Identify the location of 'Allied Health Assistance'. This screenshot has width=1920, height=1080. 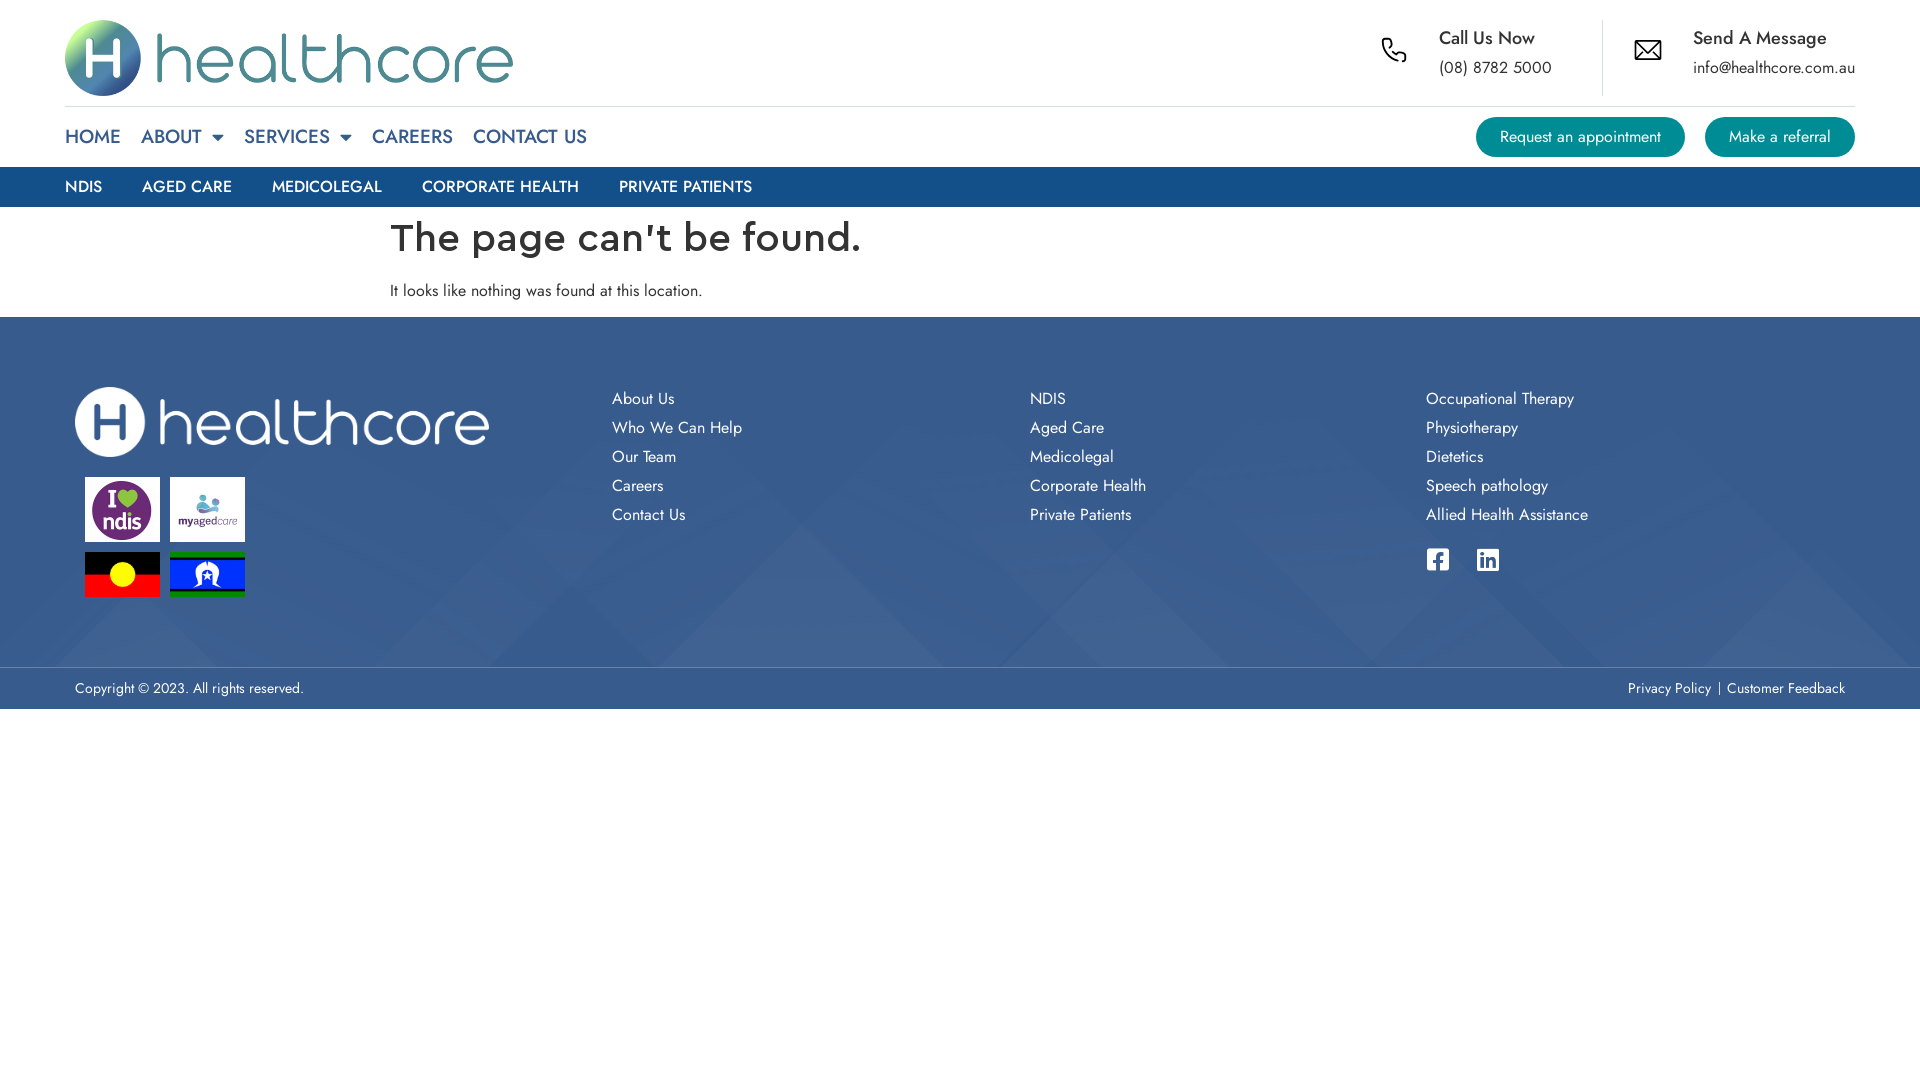
(1424, 514).